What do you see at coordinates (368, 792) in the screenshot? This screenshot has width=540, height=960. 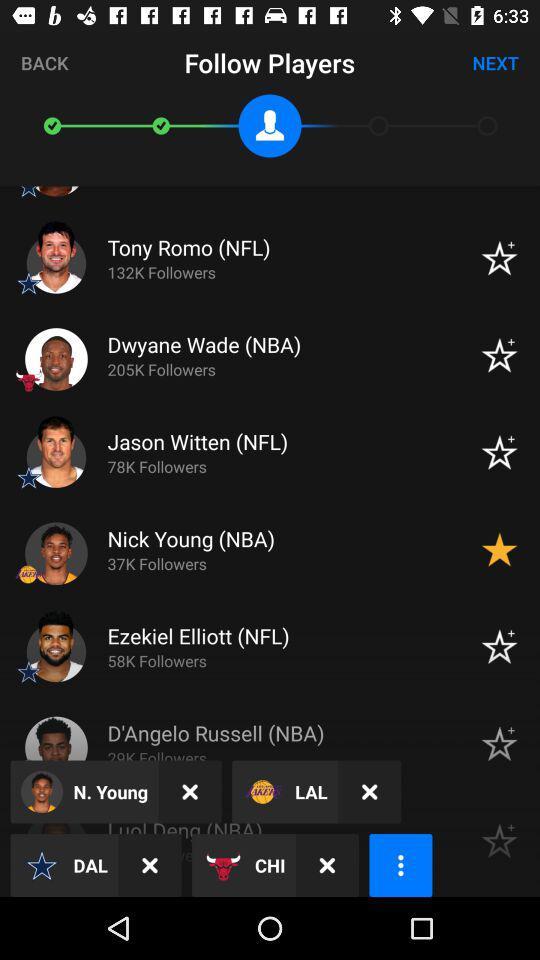 I see `the close icon` at bounding box center [368, 792].